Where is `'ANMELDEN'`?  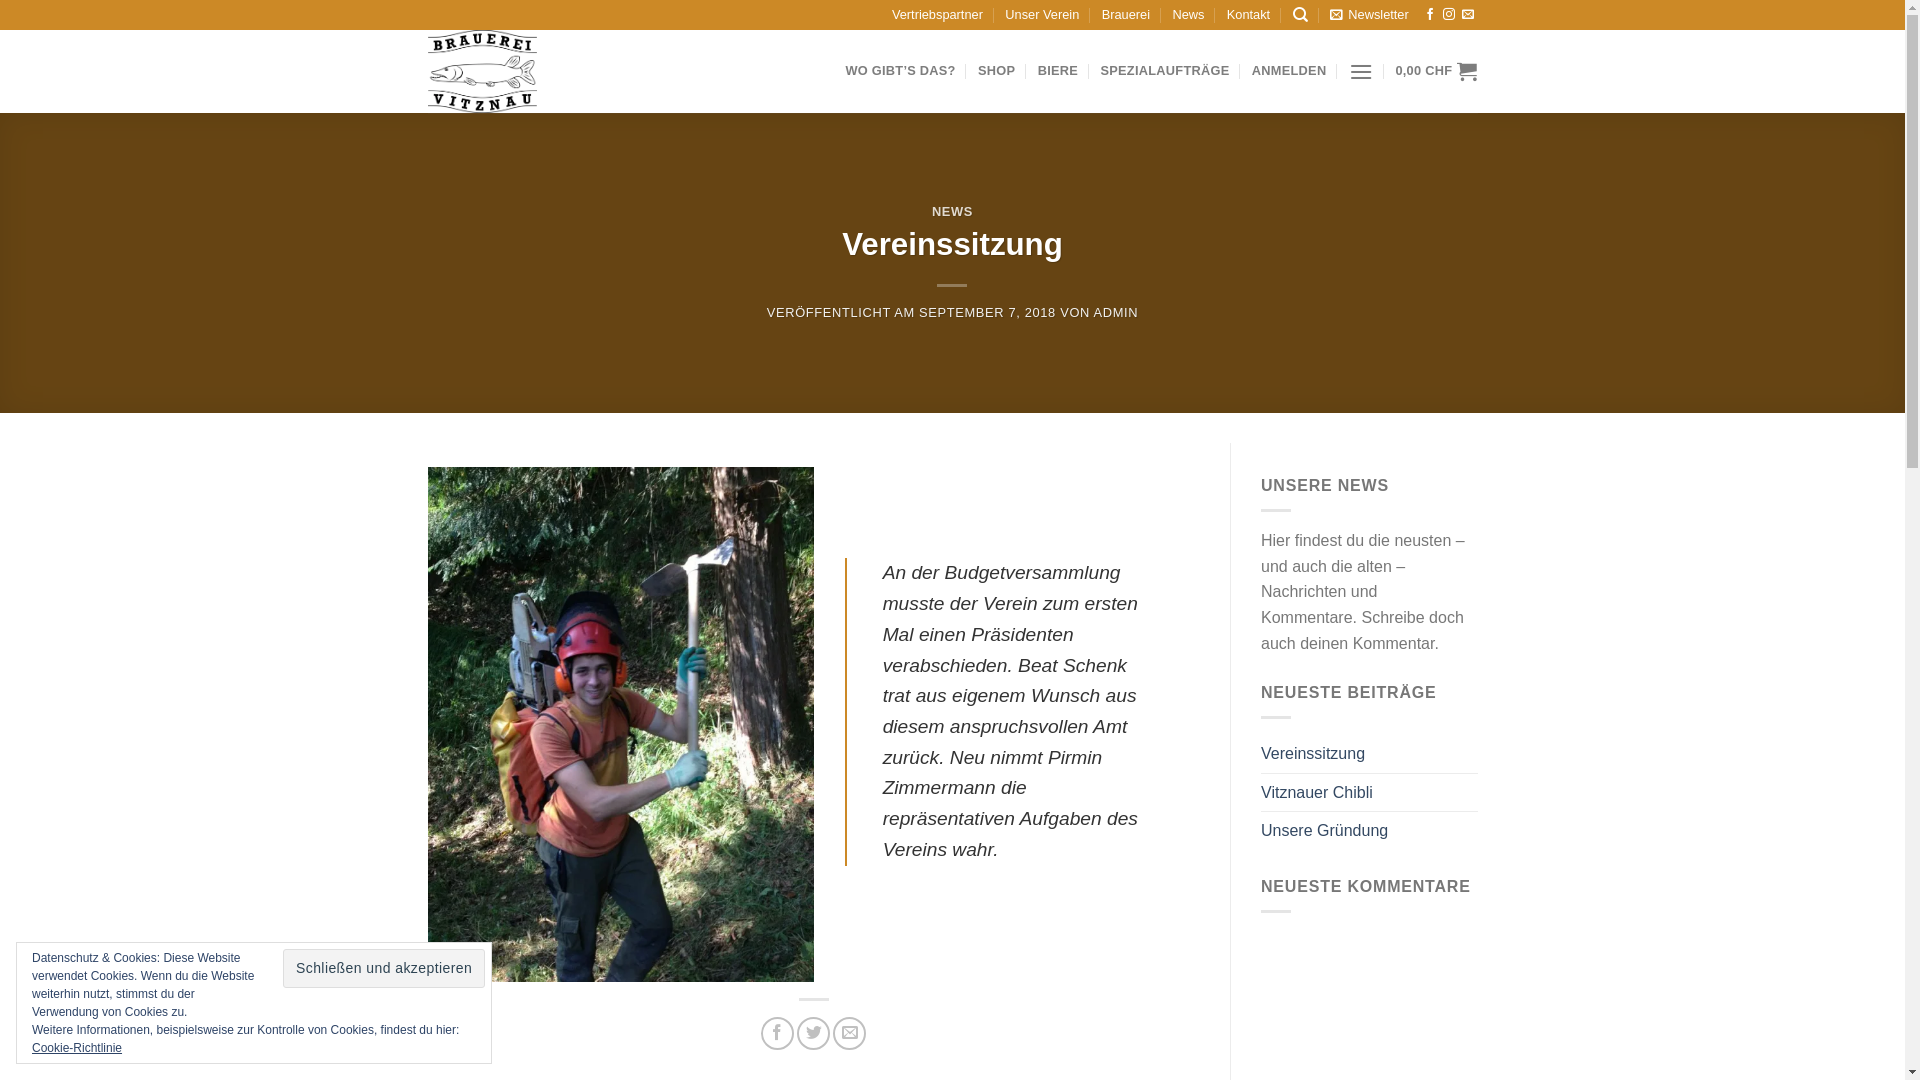 'ANMELDEN' is located at coordinates (1289, 69).